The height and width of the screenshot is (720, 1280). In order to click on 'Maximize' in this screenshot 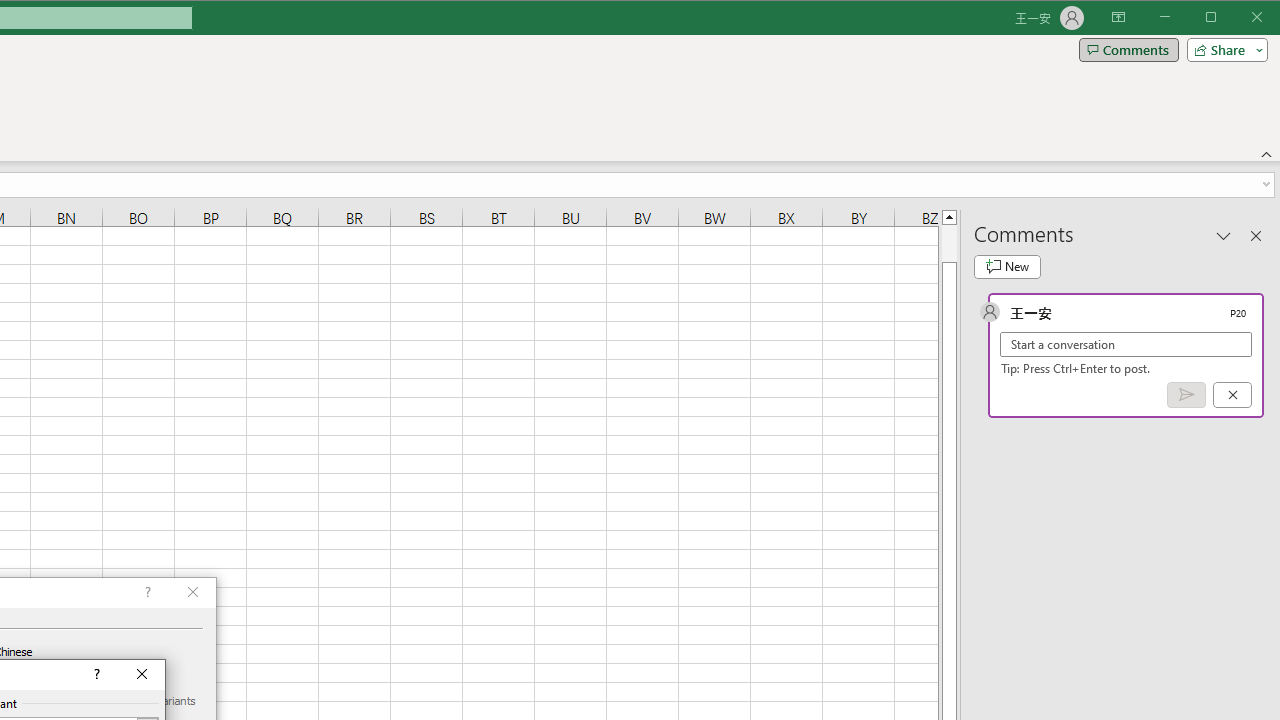, I will do `click(1238, 19)`.